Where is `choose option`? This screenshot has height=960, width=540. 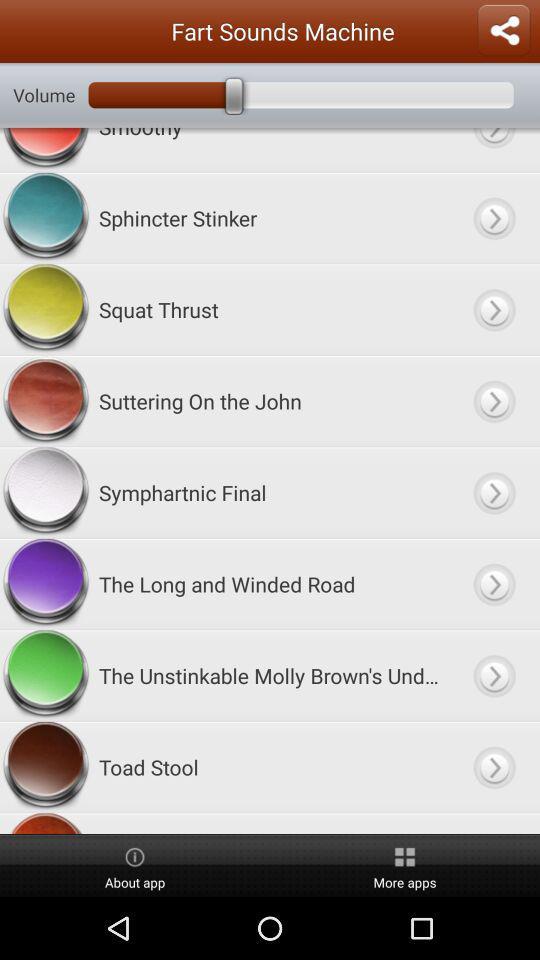
choose option is located at coordinates (493, 149).